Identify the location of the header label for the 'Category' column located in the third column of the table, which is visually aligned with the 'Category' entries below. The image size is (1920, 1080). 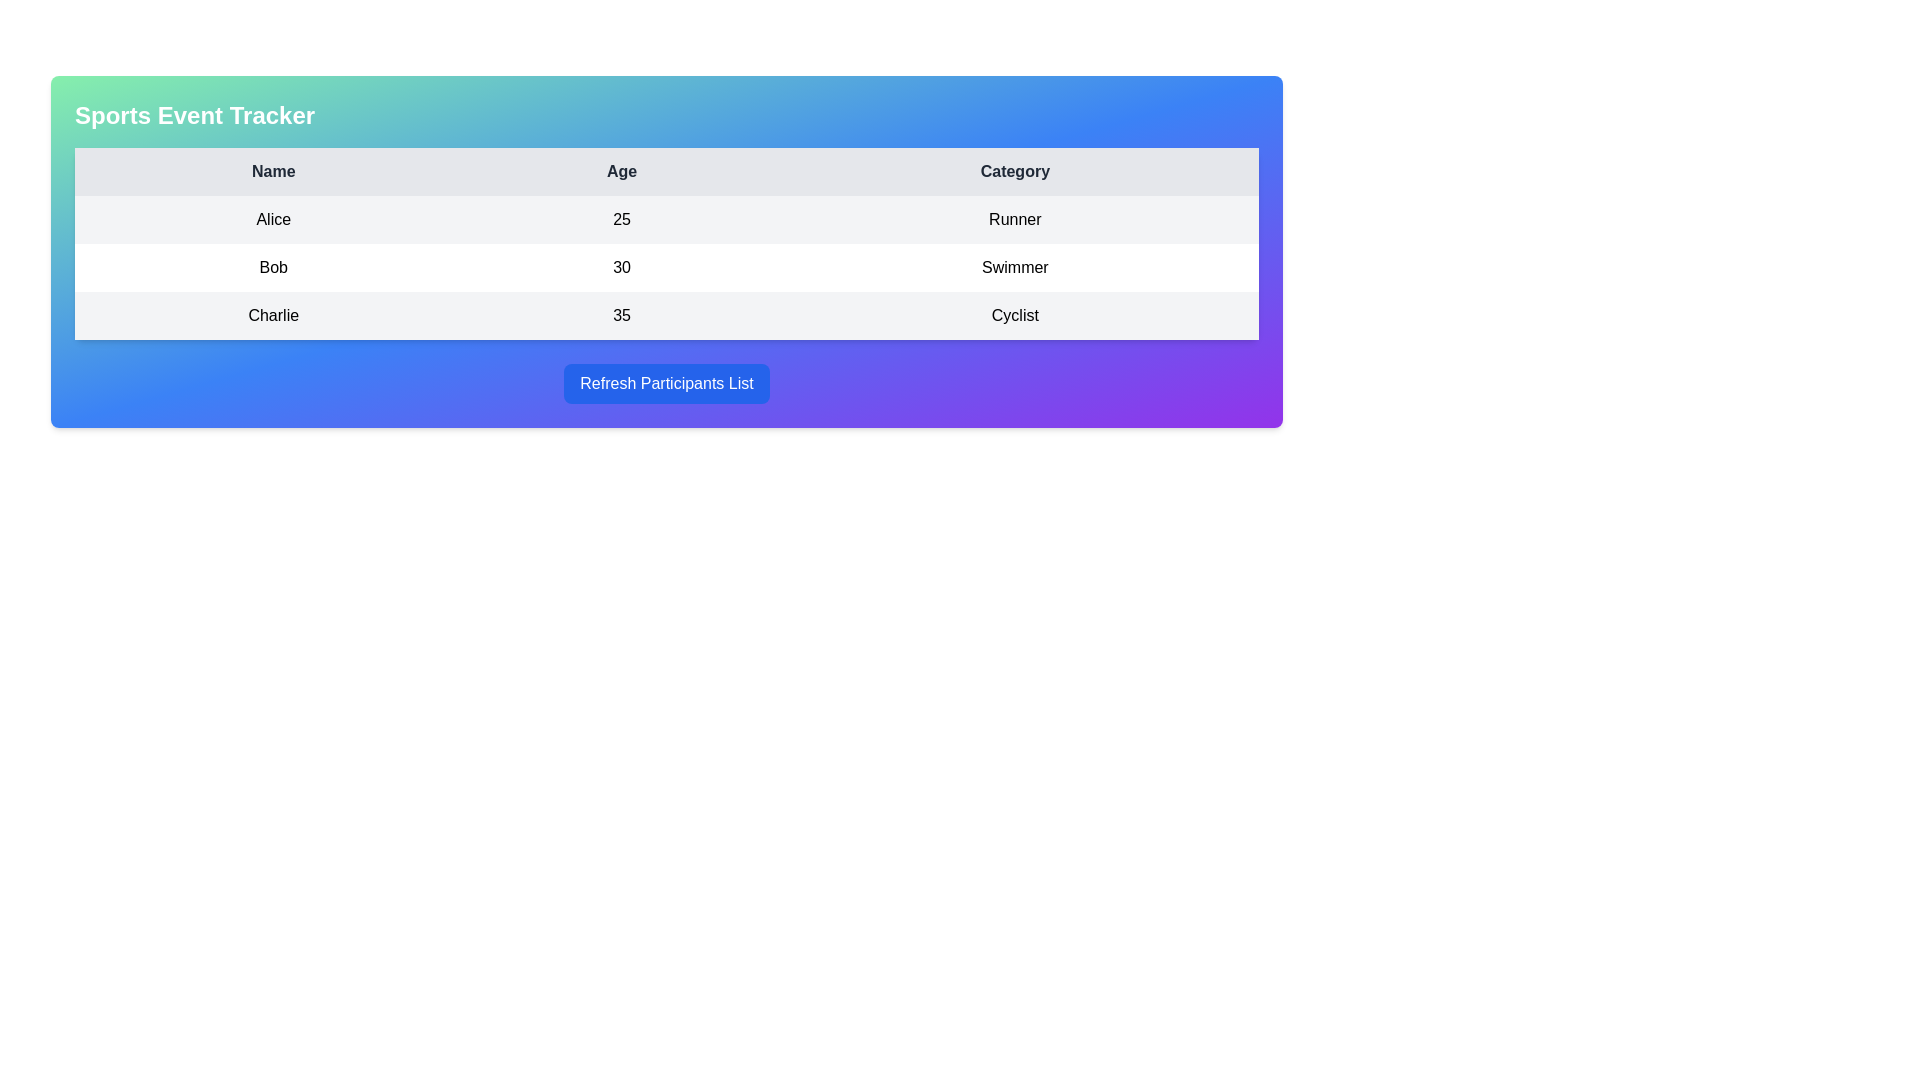
(1015, 171).